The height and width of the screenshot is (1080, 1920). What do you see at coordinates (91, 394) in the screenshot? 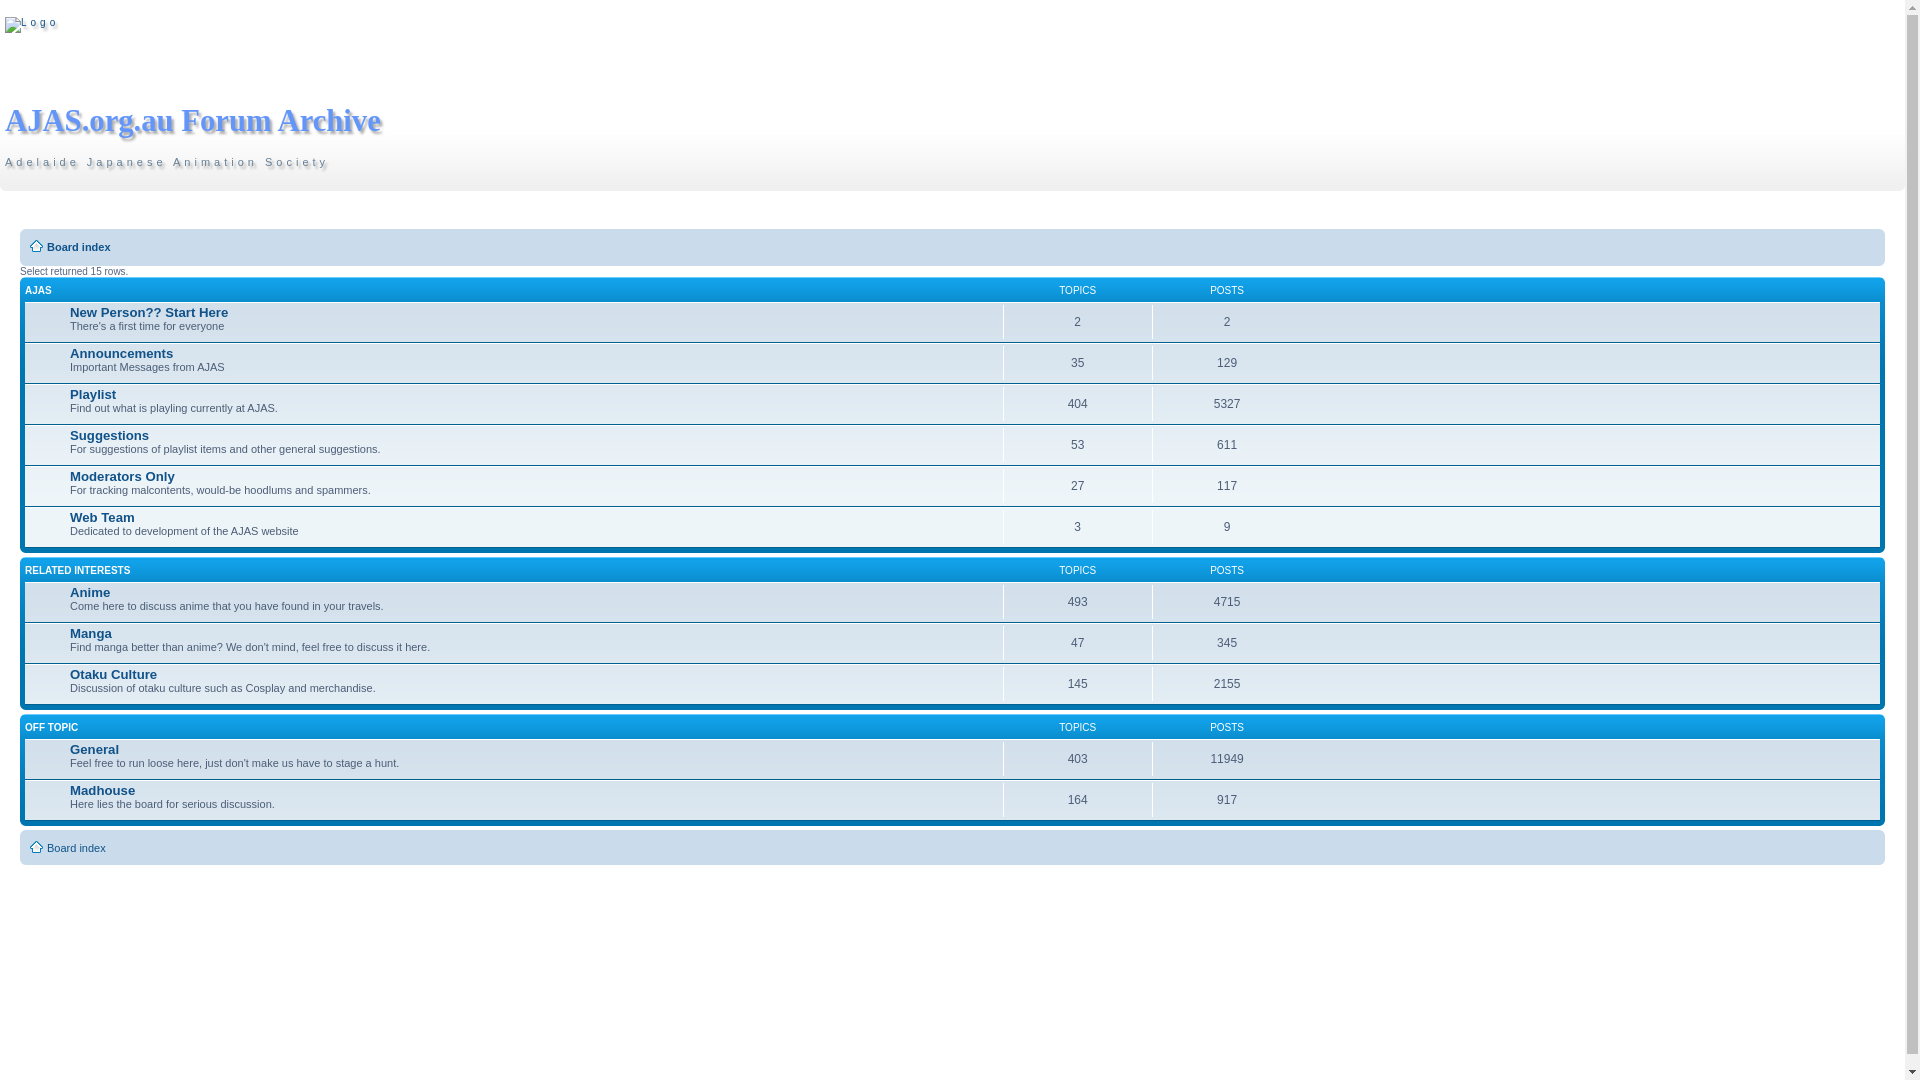
I see `'Playlist'` at bounding box center [91, 394].